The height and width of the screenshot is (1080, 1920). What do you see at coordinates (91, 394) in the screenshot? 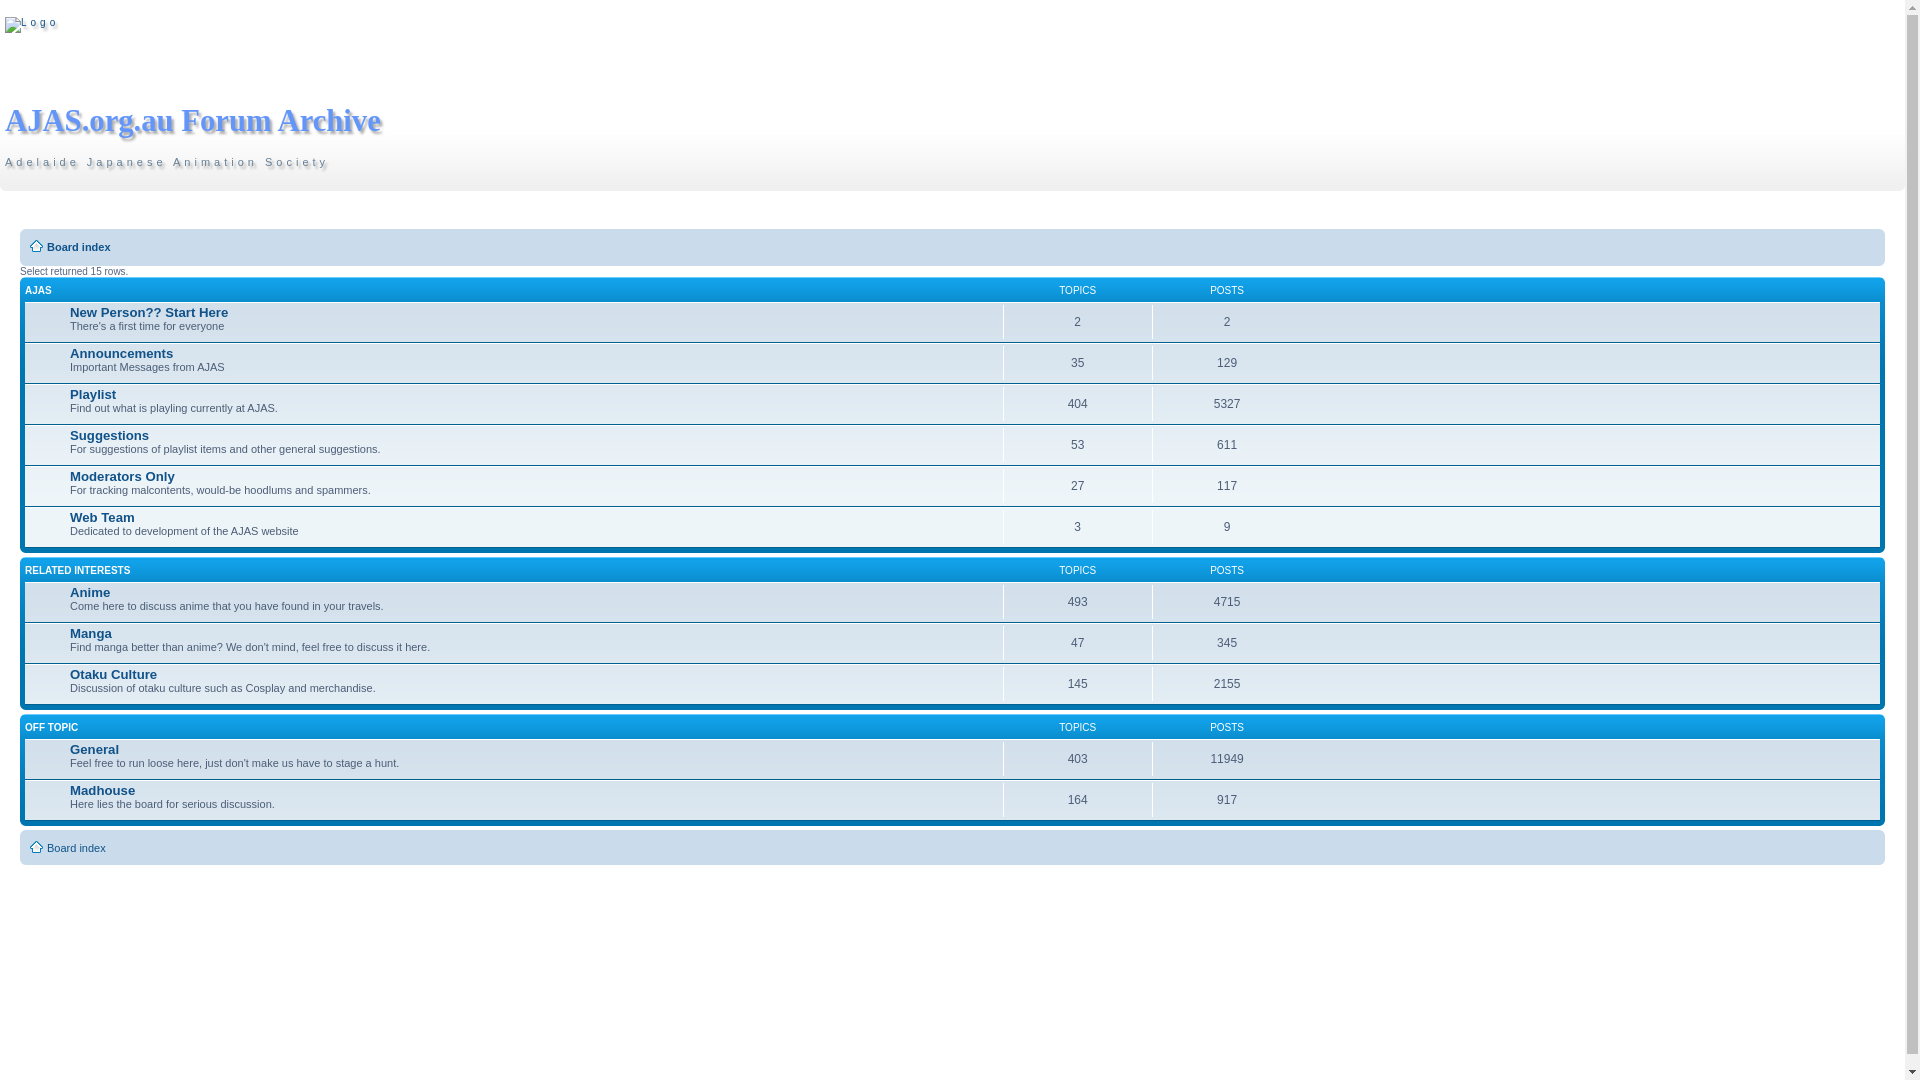
I see `'Playlist'` at bounding box center [91, 394].